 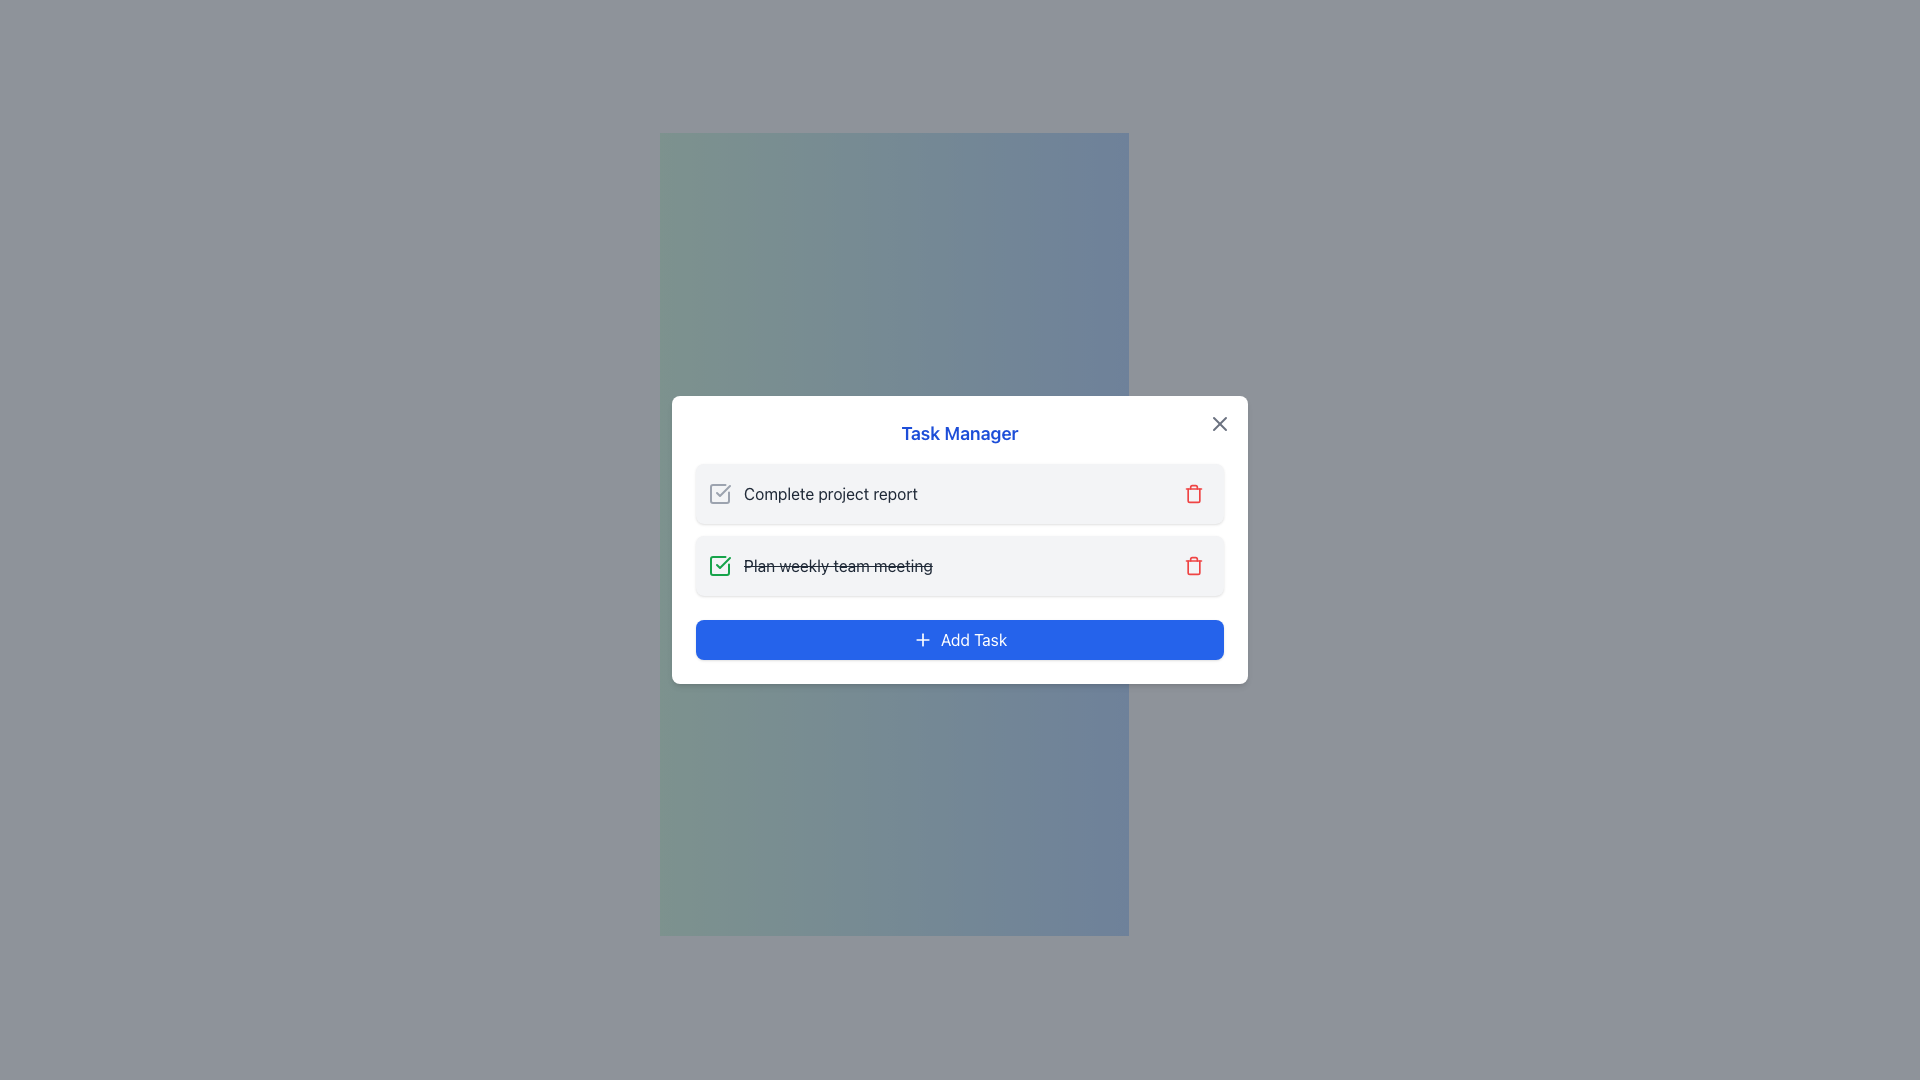 I want to click on the first checkbox next to the text 'Complete project report', so click(x=720, y=493).